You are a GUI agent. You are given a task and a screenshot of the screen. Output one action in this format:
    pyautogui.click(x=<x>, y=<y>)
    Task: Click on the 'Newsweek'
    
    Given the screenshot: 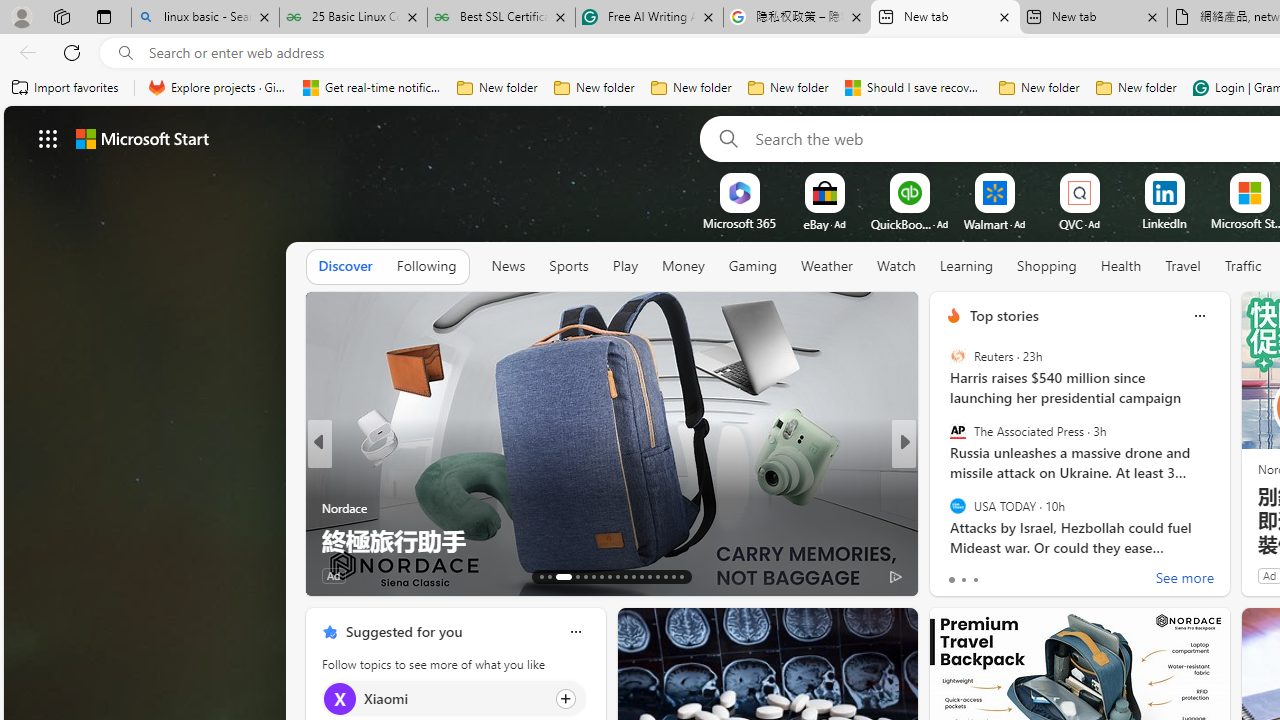 What is the action you would take?
    pyautogui.click(x=944, y=475)
    